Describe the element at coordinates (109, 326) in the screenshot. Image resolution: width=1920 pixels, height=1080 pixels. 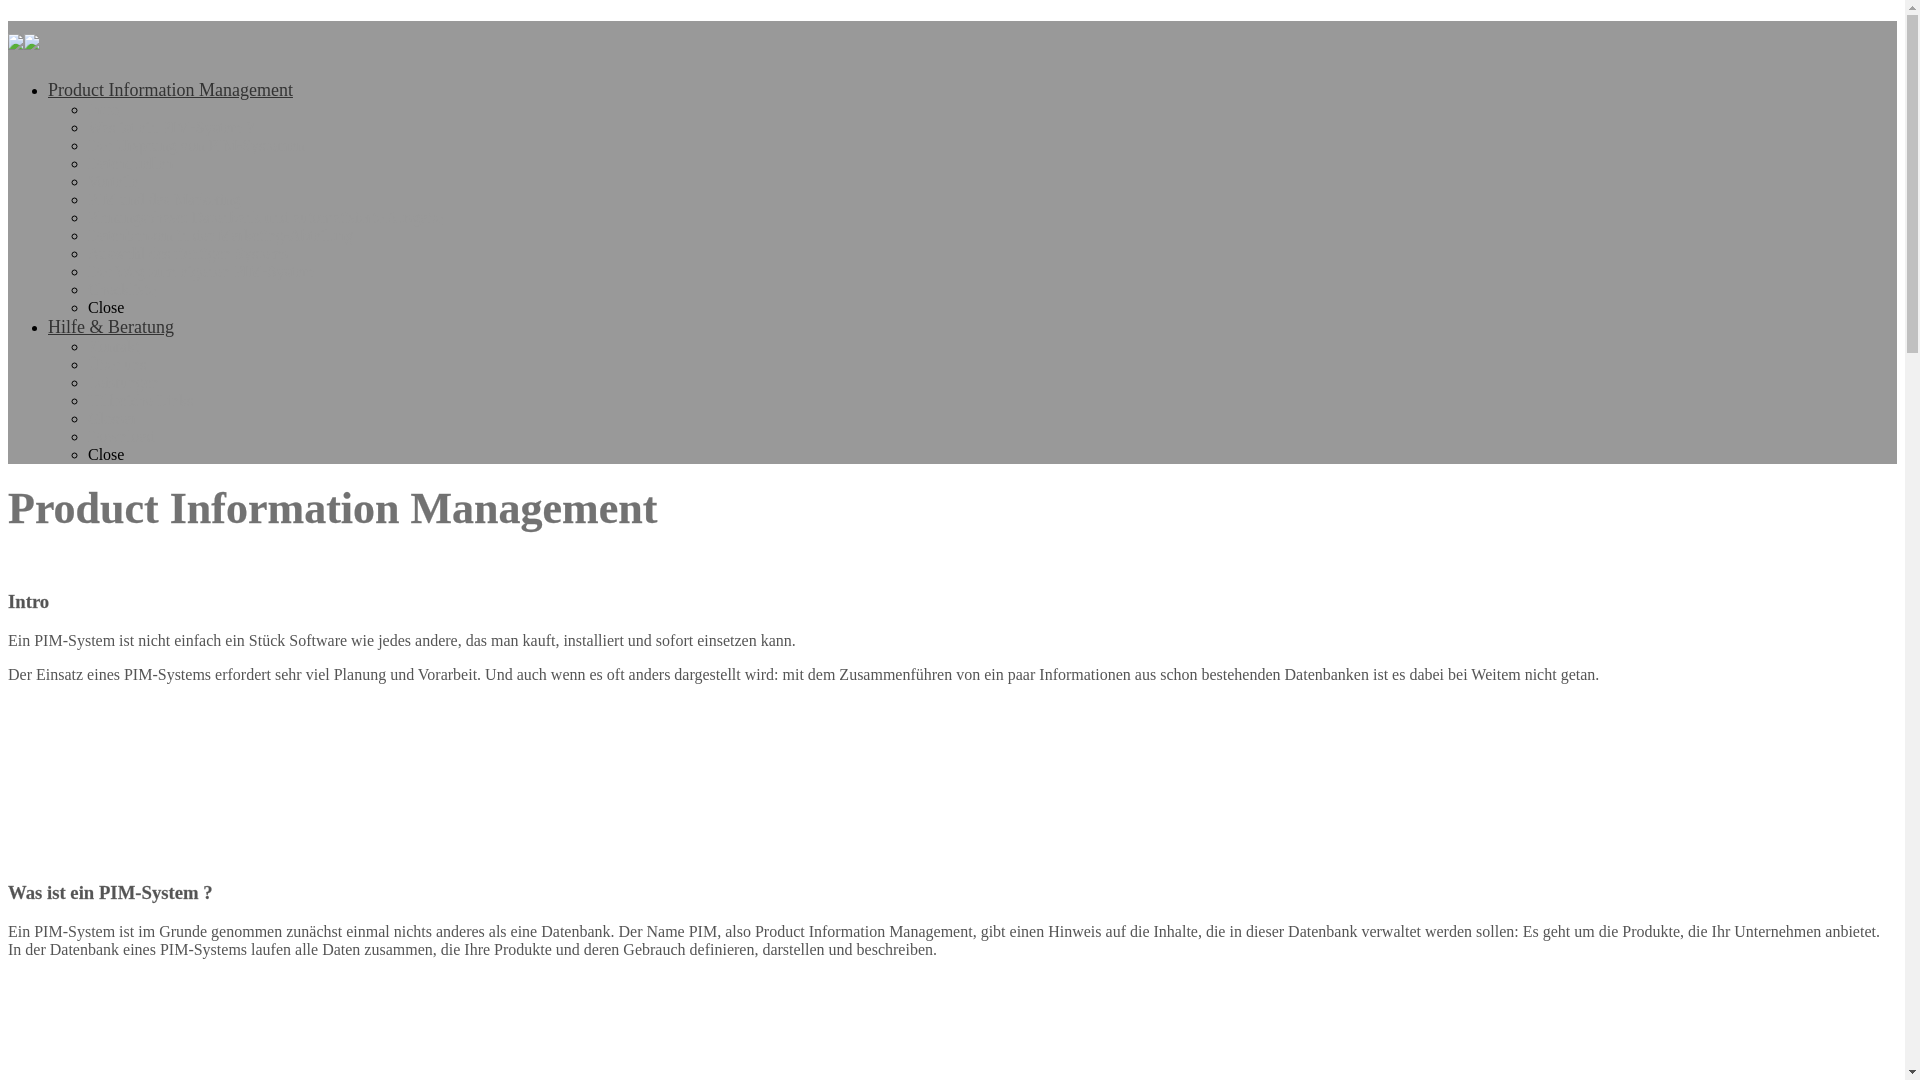
I see `'Hilfe & Beratung'` at that location.